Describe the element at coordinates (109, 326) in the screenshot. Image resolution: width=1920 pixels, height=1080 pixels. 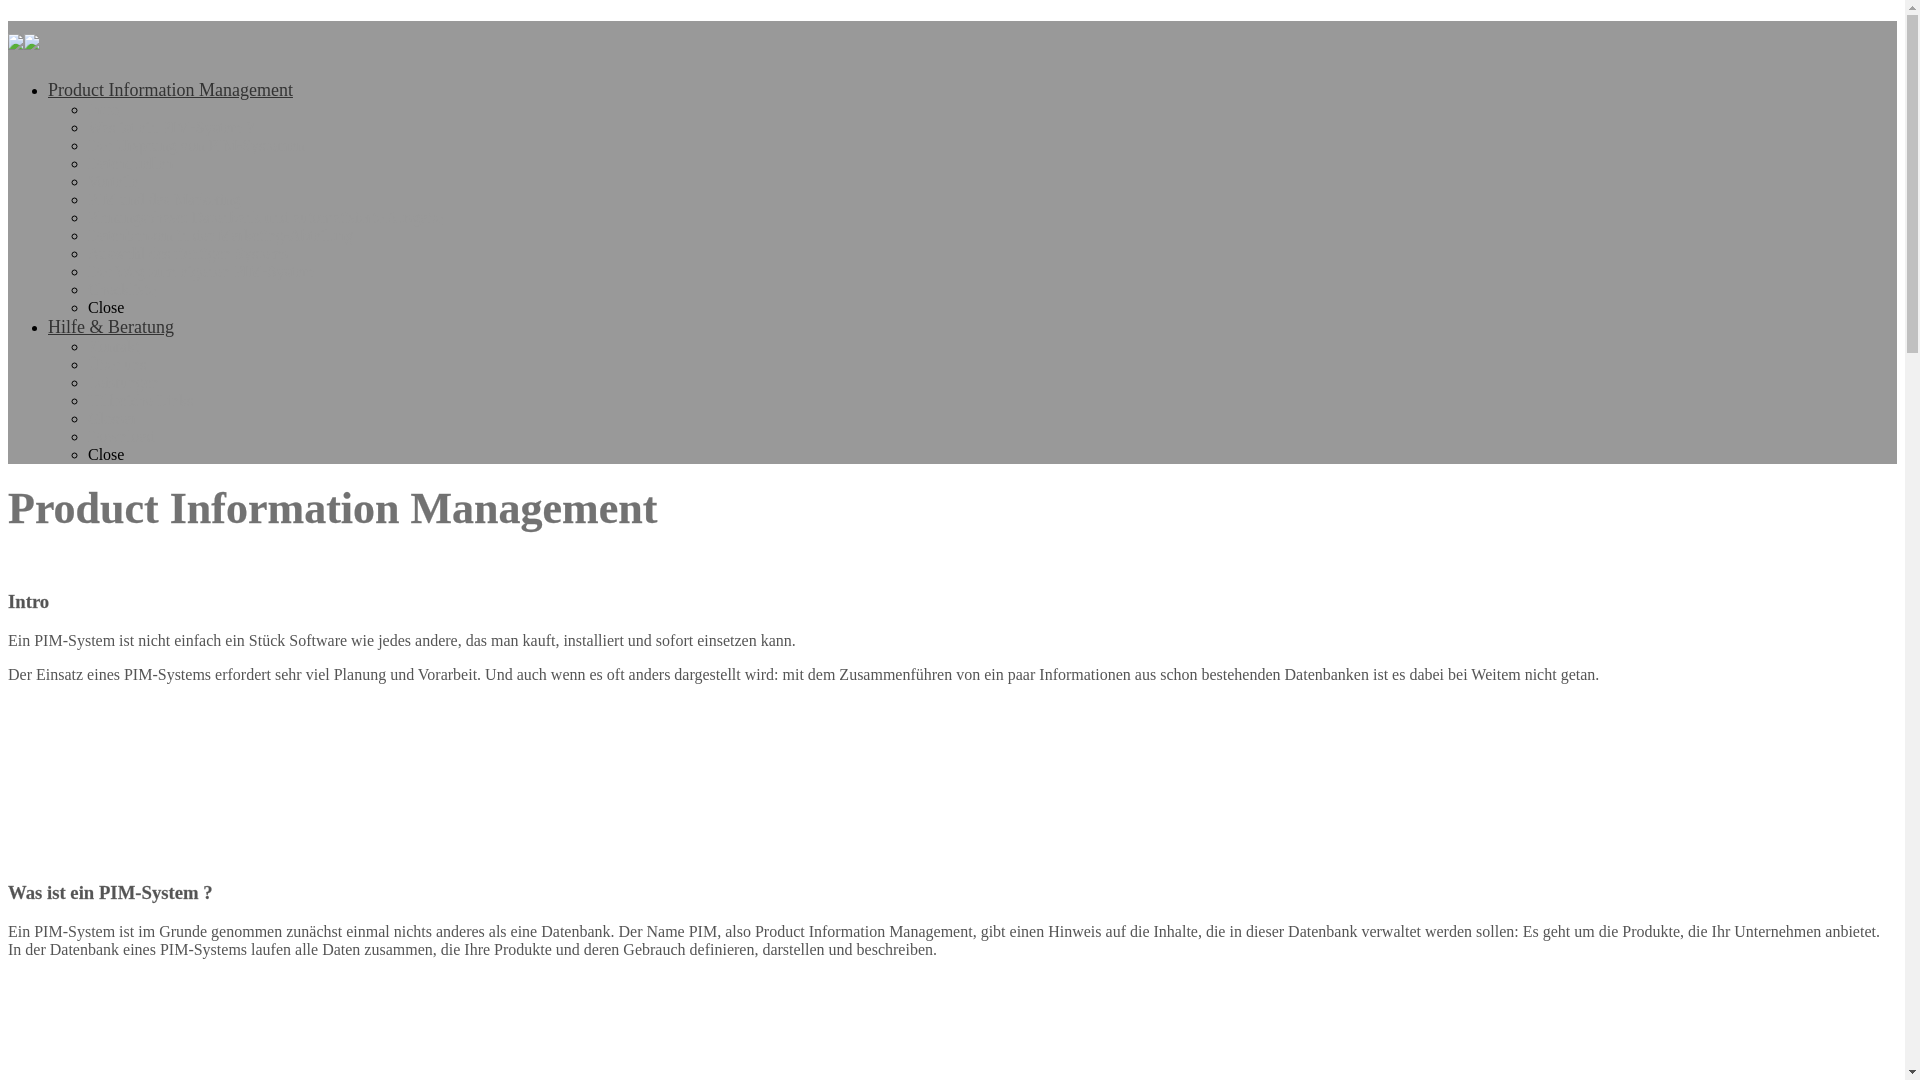
I see `'Hilfe & Beratung'` at that location.